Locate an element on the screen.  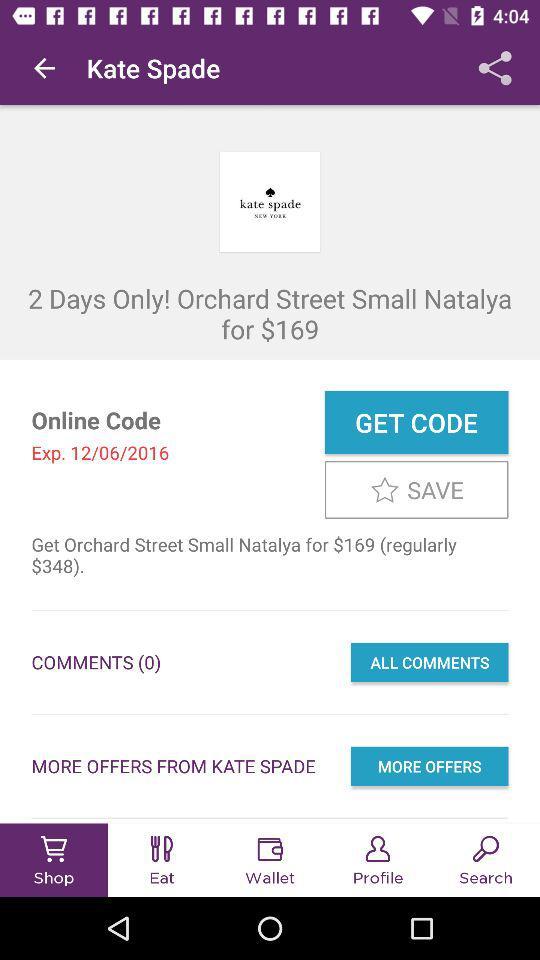
the item below get orchard street is located at coordinates (428, 662).